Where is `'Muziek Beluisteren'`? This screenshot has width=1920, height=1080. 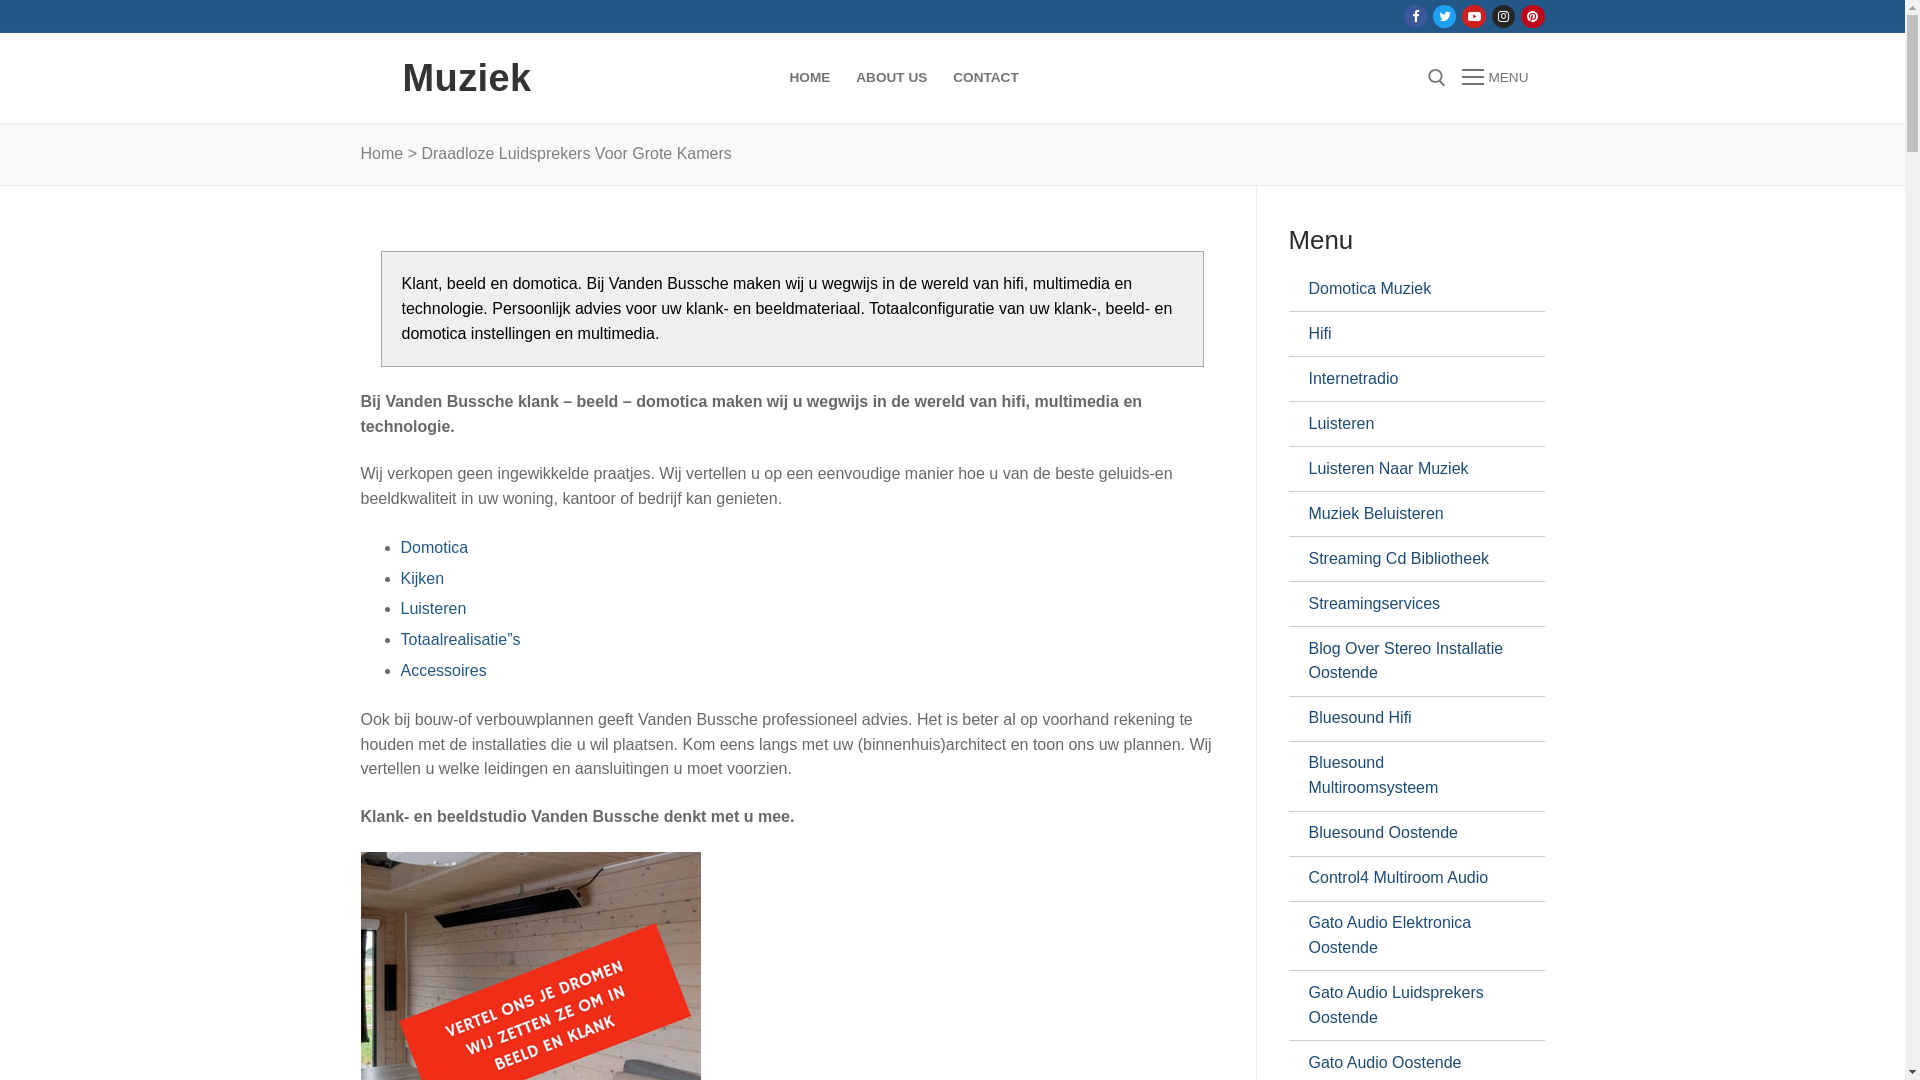 'Muziek Beluisteren' is located at coordinates (1406, 512).